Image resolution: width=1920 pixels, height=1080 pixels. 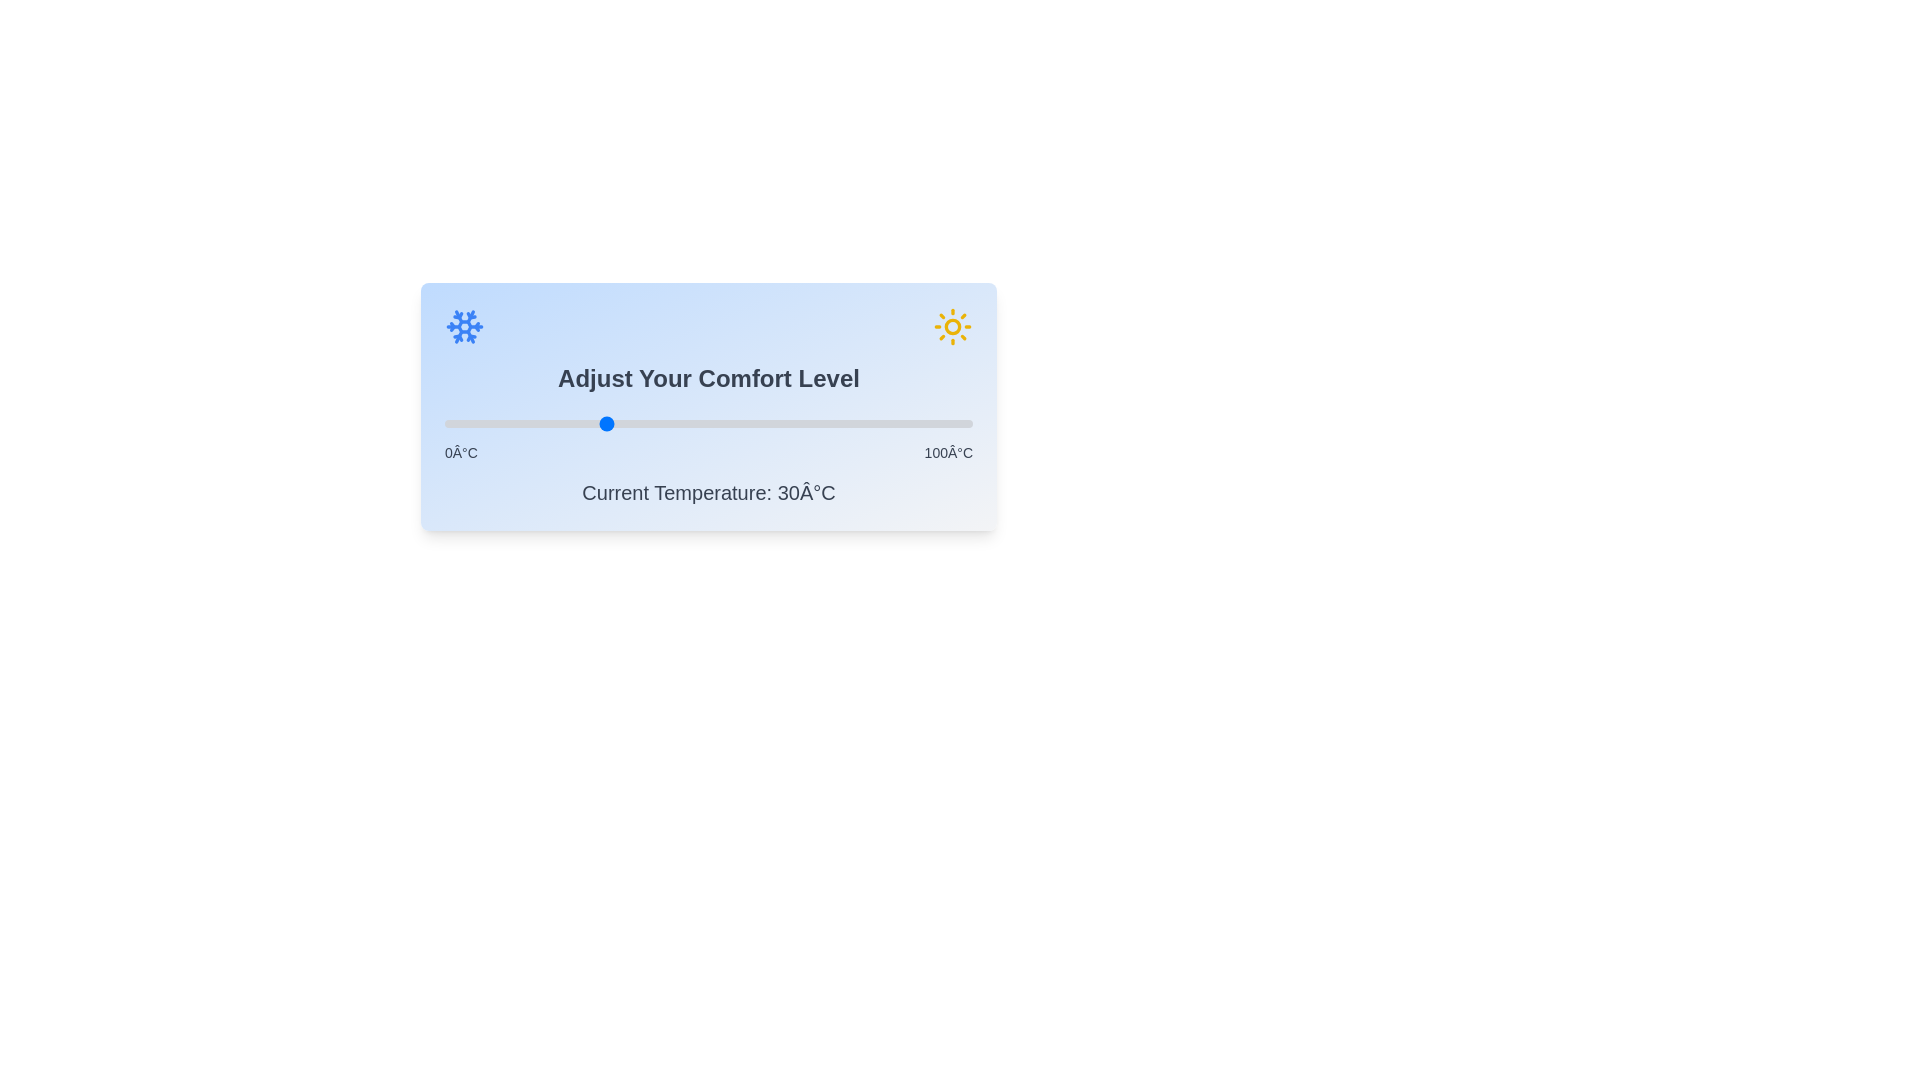 What do you see at coordinates (887, 423) in the screenshot?
I see `the comfort level slider to set the temperature to 84 degrees Celsius` at bounding box center [887, 423].